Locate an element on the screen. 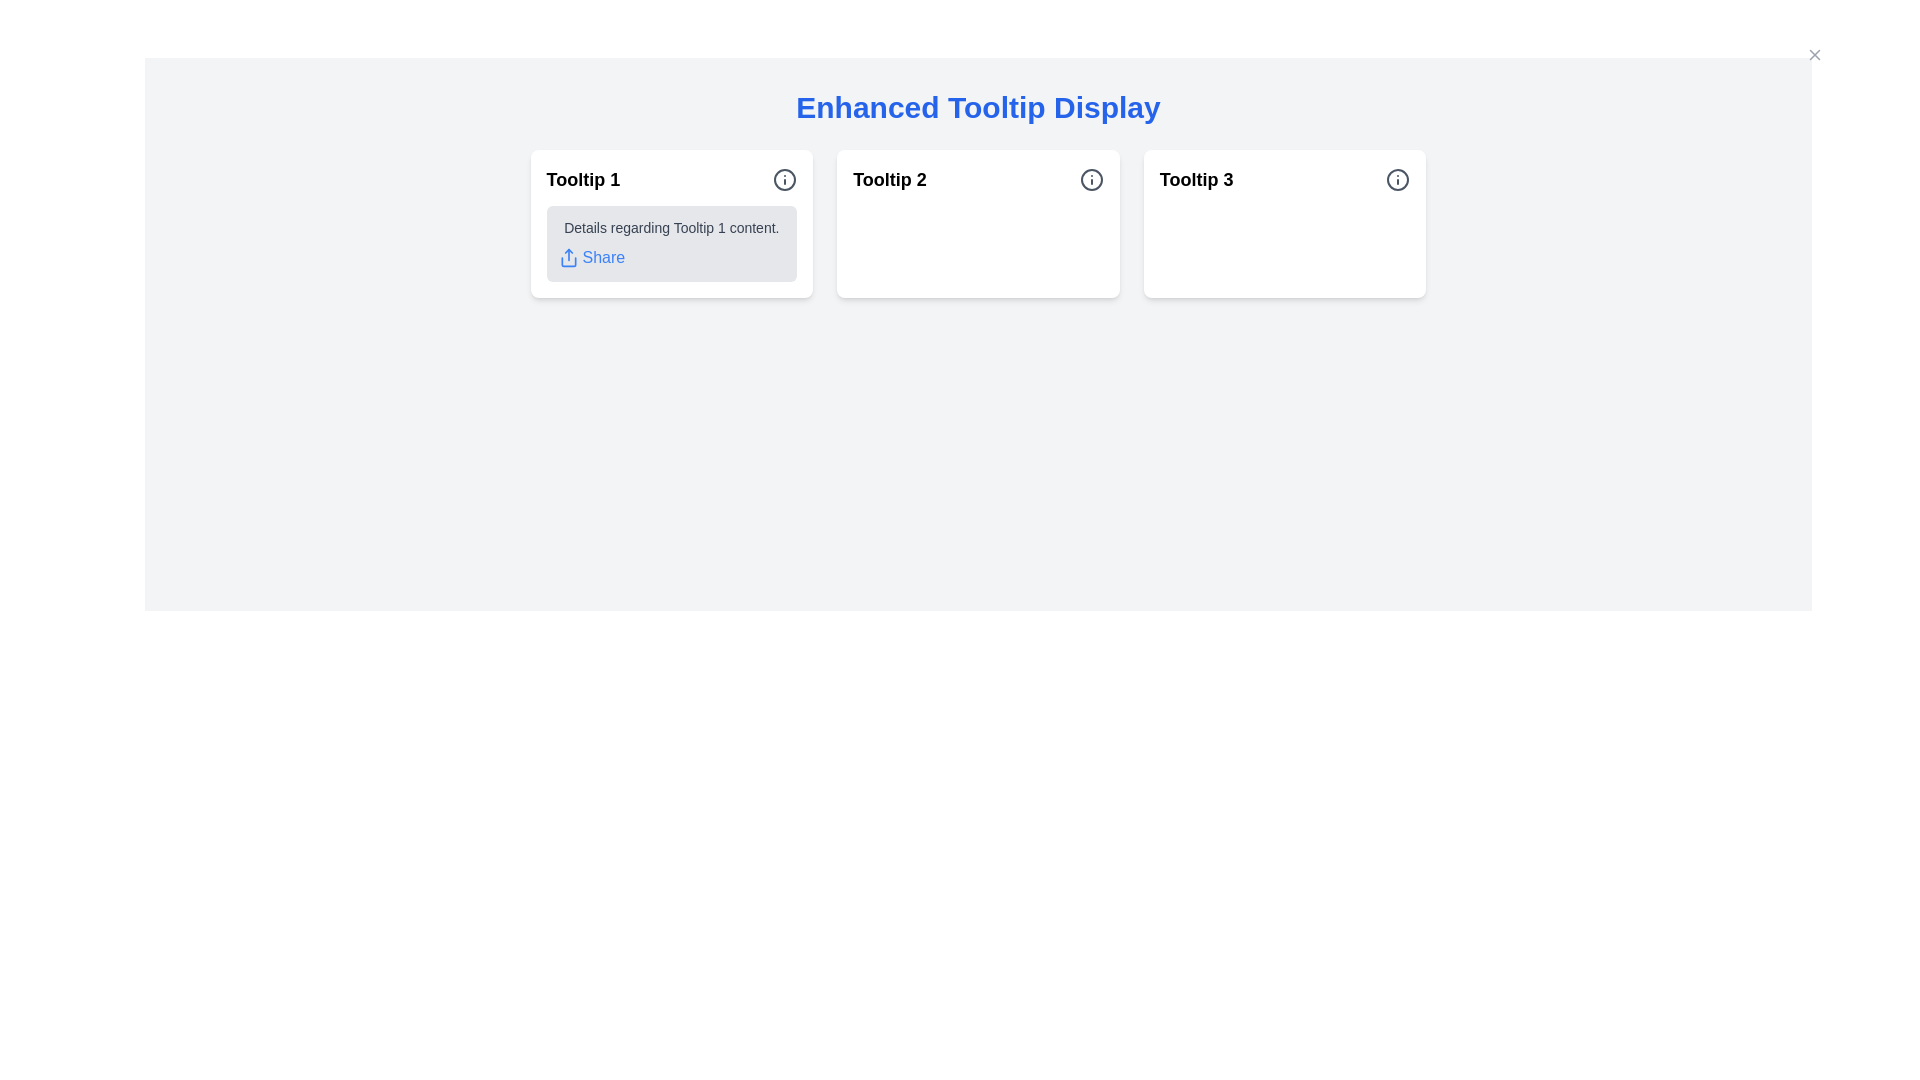 The height and width of the screenshot is (1080, 1920). the circular Icon component located in the 'Tooltip 2' section is located at coordinates (1090, 180).